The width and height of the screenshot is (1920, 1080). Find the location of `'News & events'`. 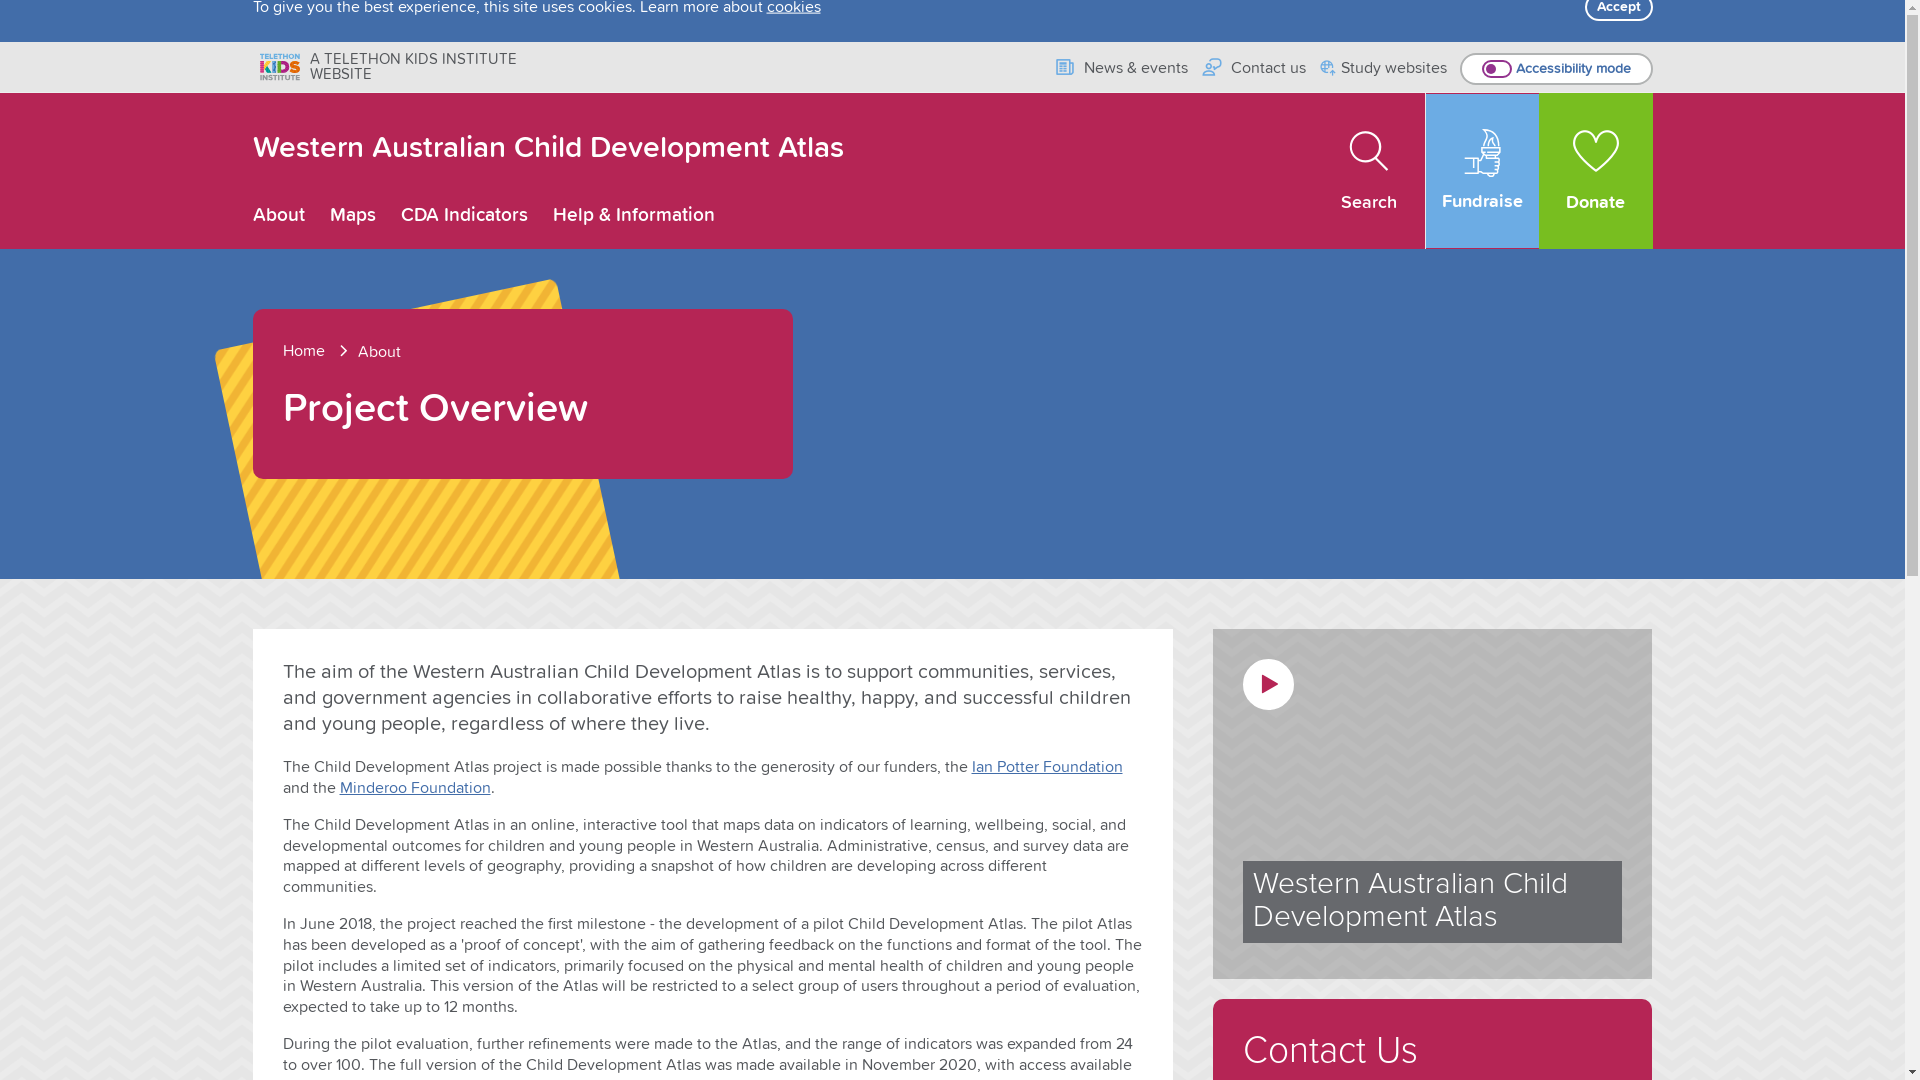

'News & events' is located at coordinates (1120, 67).